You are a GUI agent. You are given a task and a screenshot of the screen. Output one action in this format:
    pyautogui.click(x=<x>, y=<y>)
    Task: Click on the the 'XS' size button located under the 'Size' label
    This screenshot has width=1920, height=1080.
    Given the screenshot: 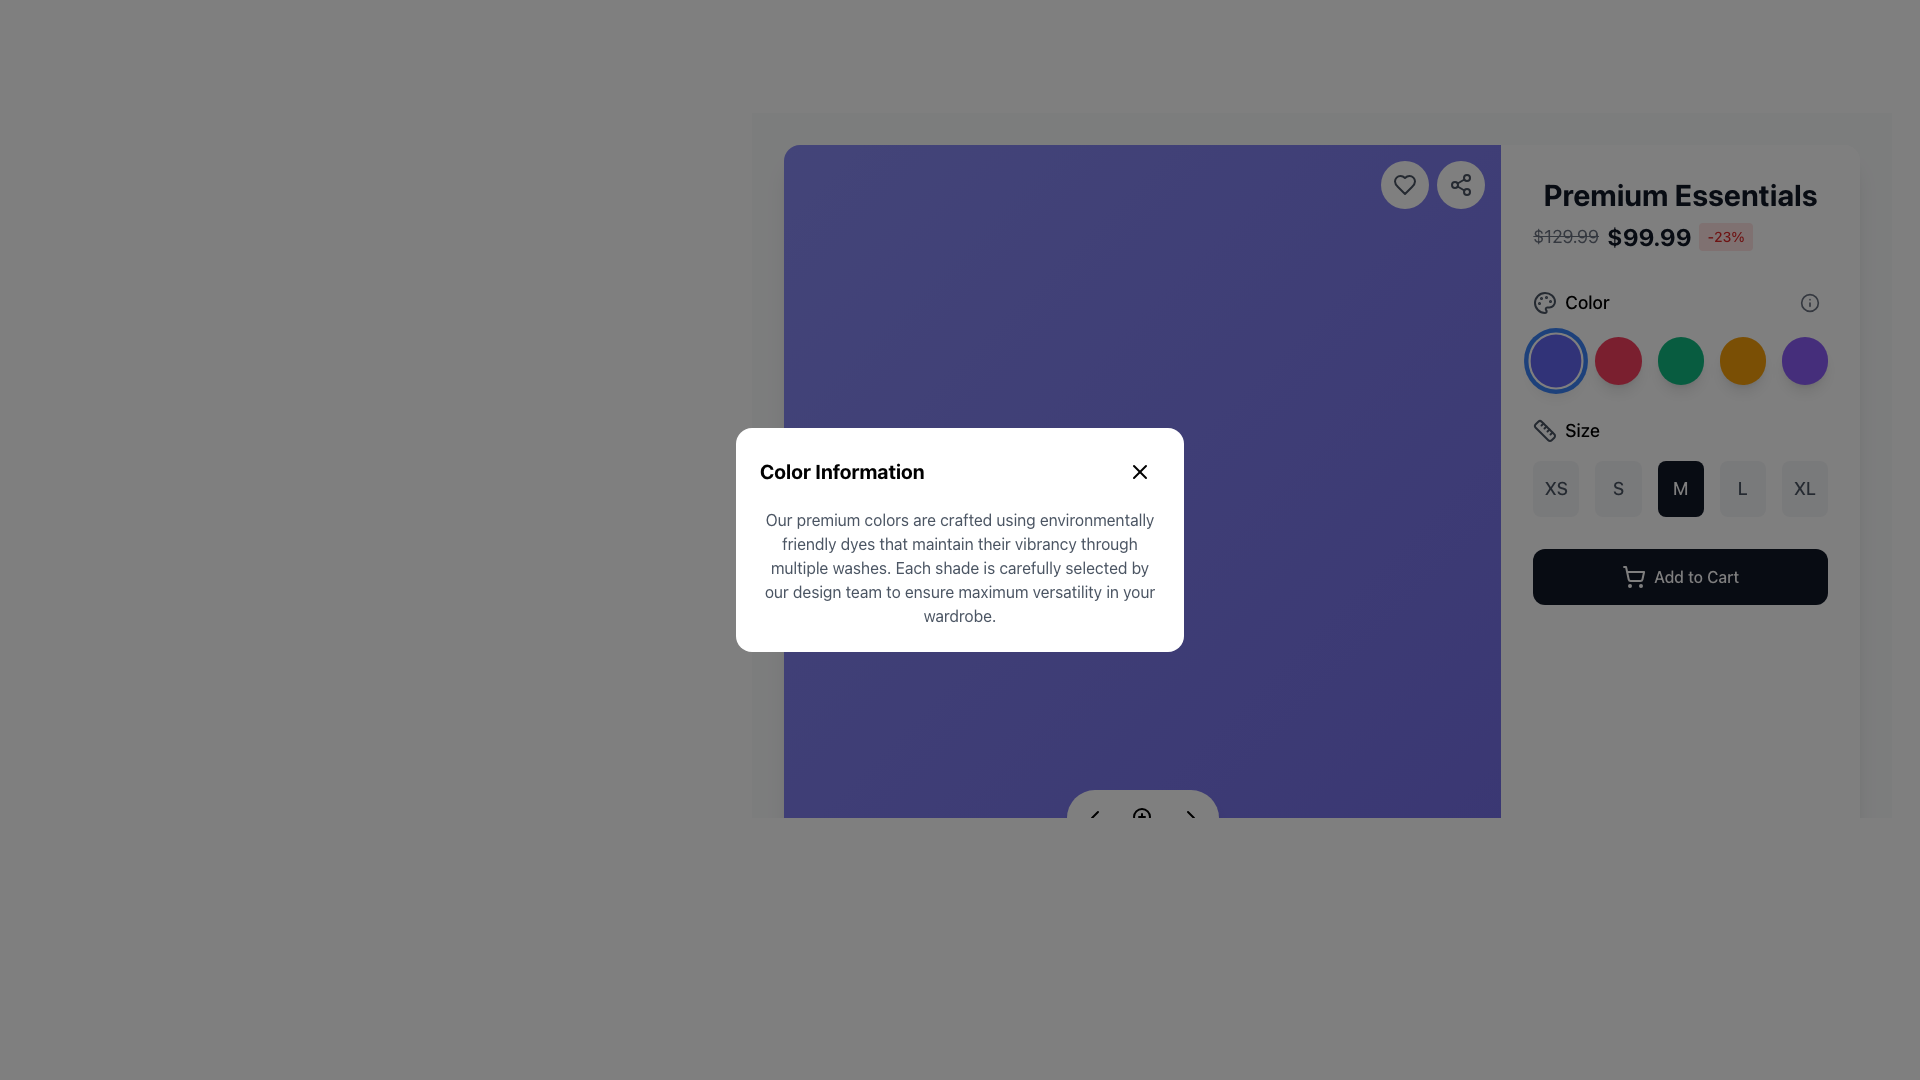 What is the action you would take?
    pyautogui.click(x=1555, y=489)
    